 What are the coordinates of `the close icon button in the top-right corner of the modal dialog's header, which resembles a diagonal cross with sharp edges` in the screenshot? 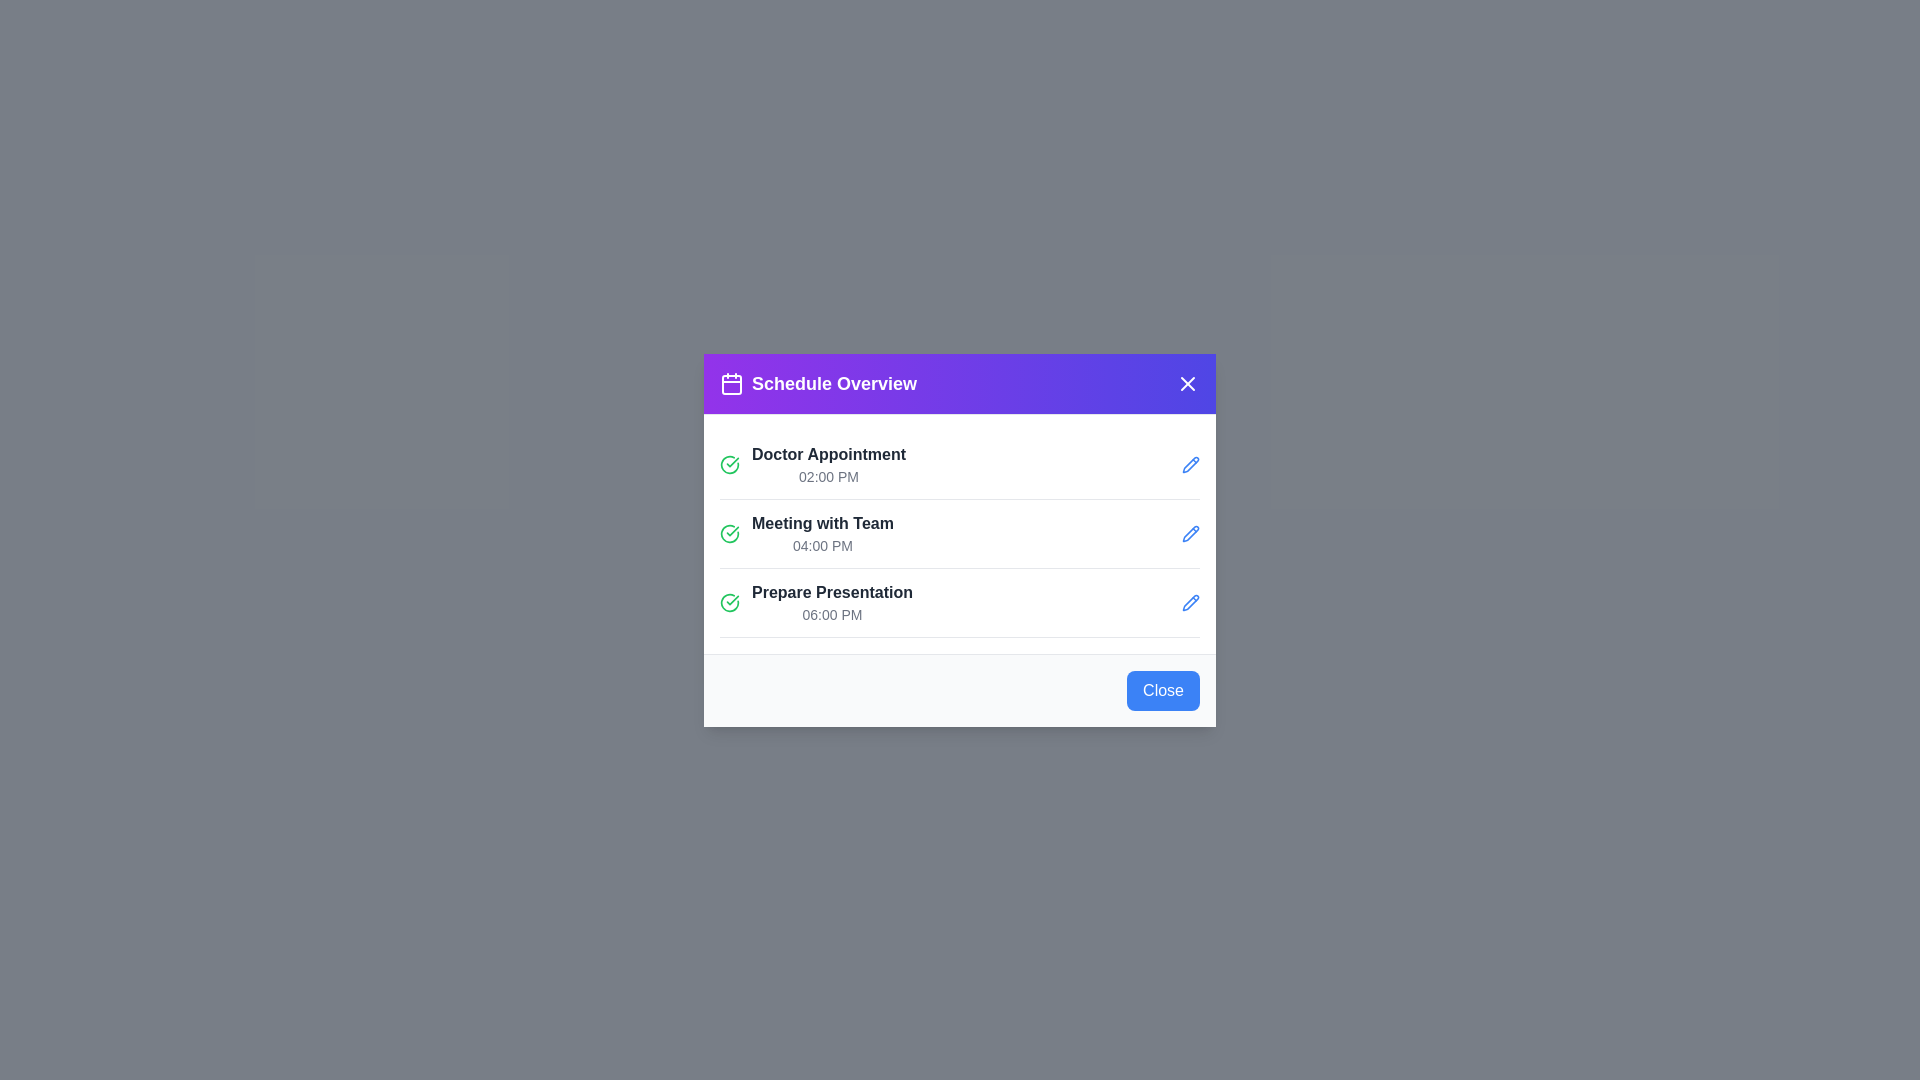 It's located at (1188, 383).